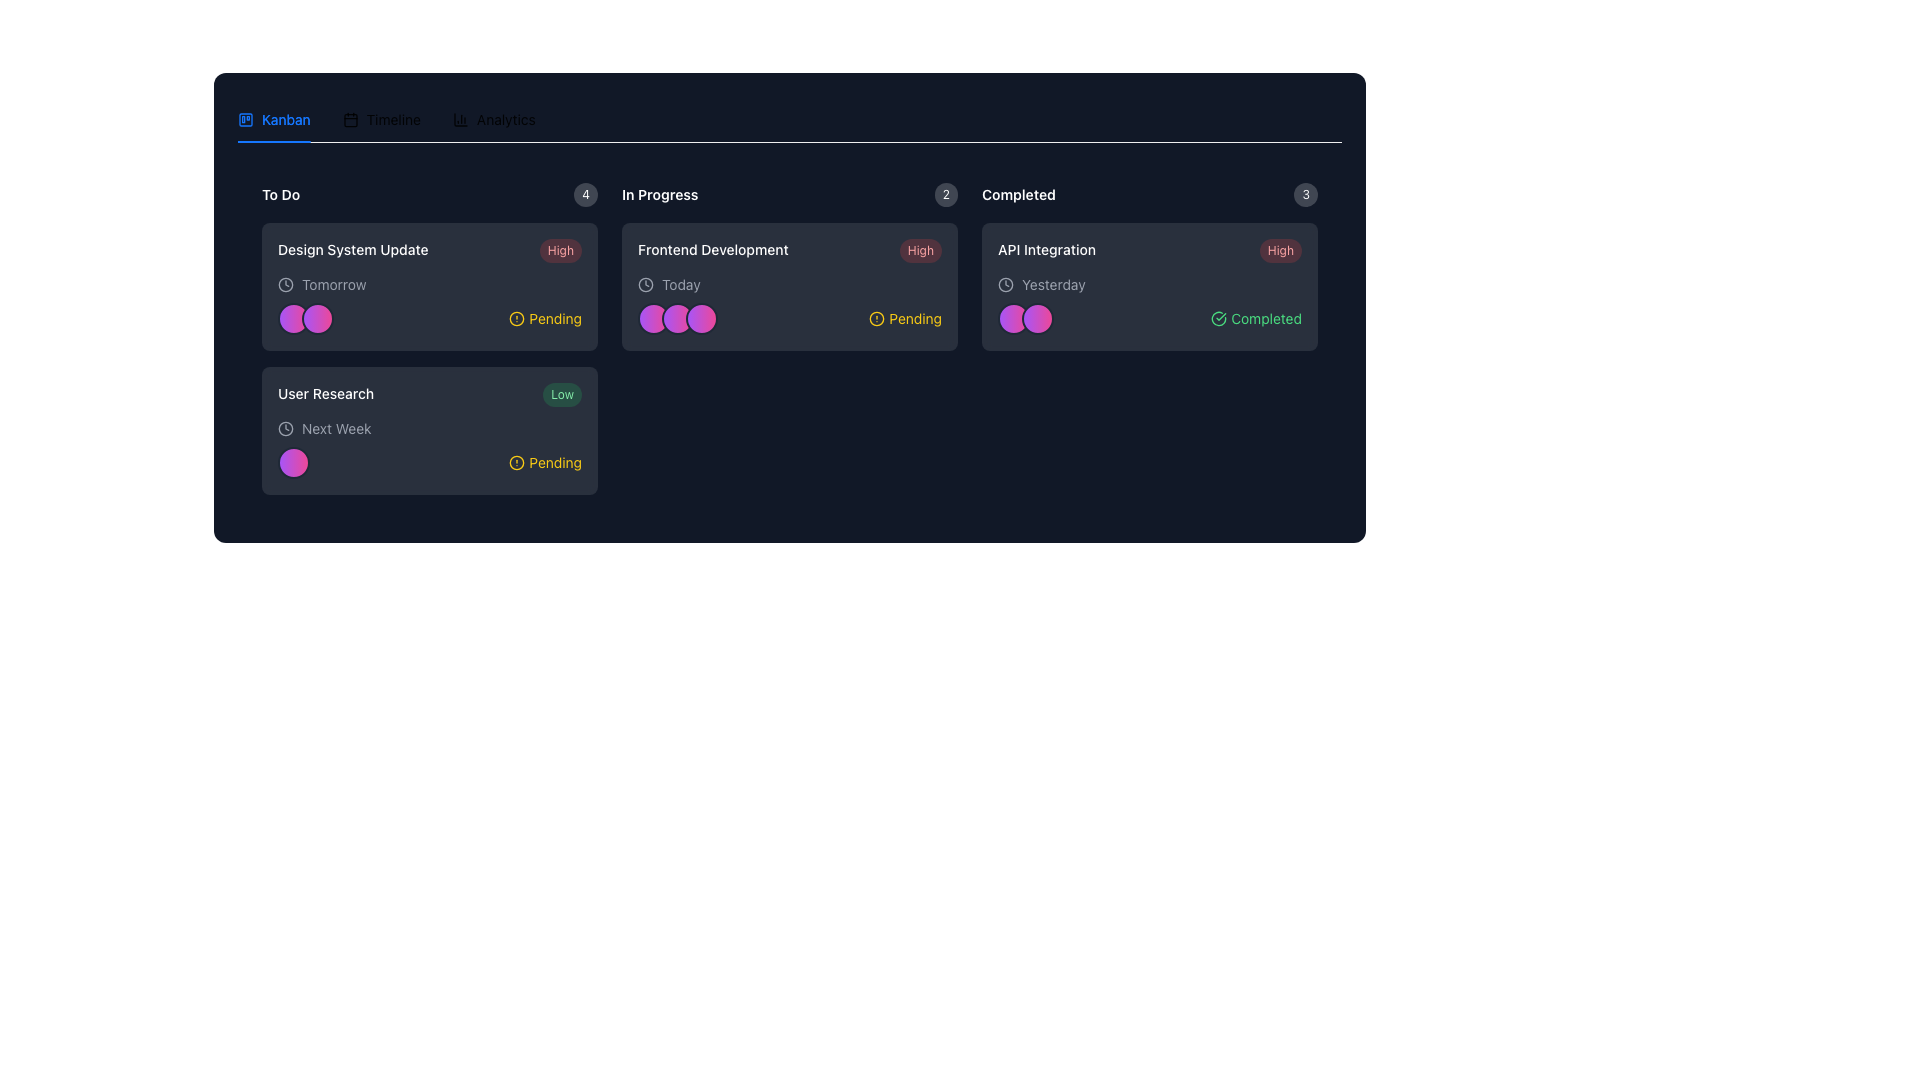 This screenshot has height=1080, width=1920. Describe the element at coordinates (1218, 318) in the screenshot. I see `the completion status icon located in the 'Completed' section, adjacent to the 'Completed' text label` at that location.